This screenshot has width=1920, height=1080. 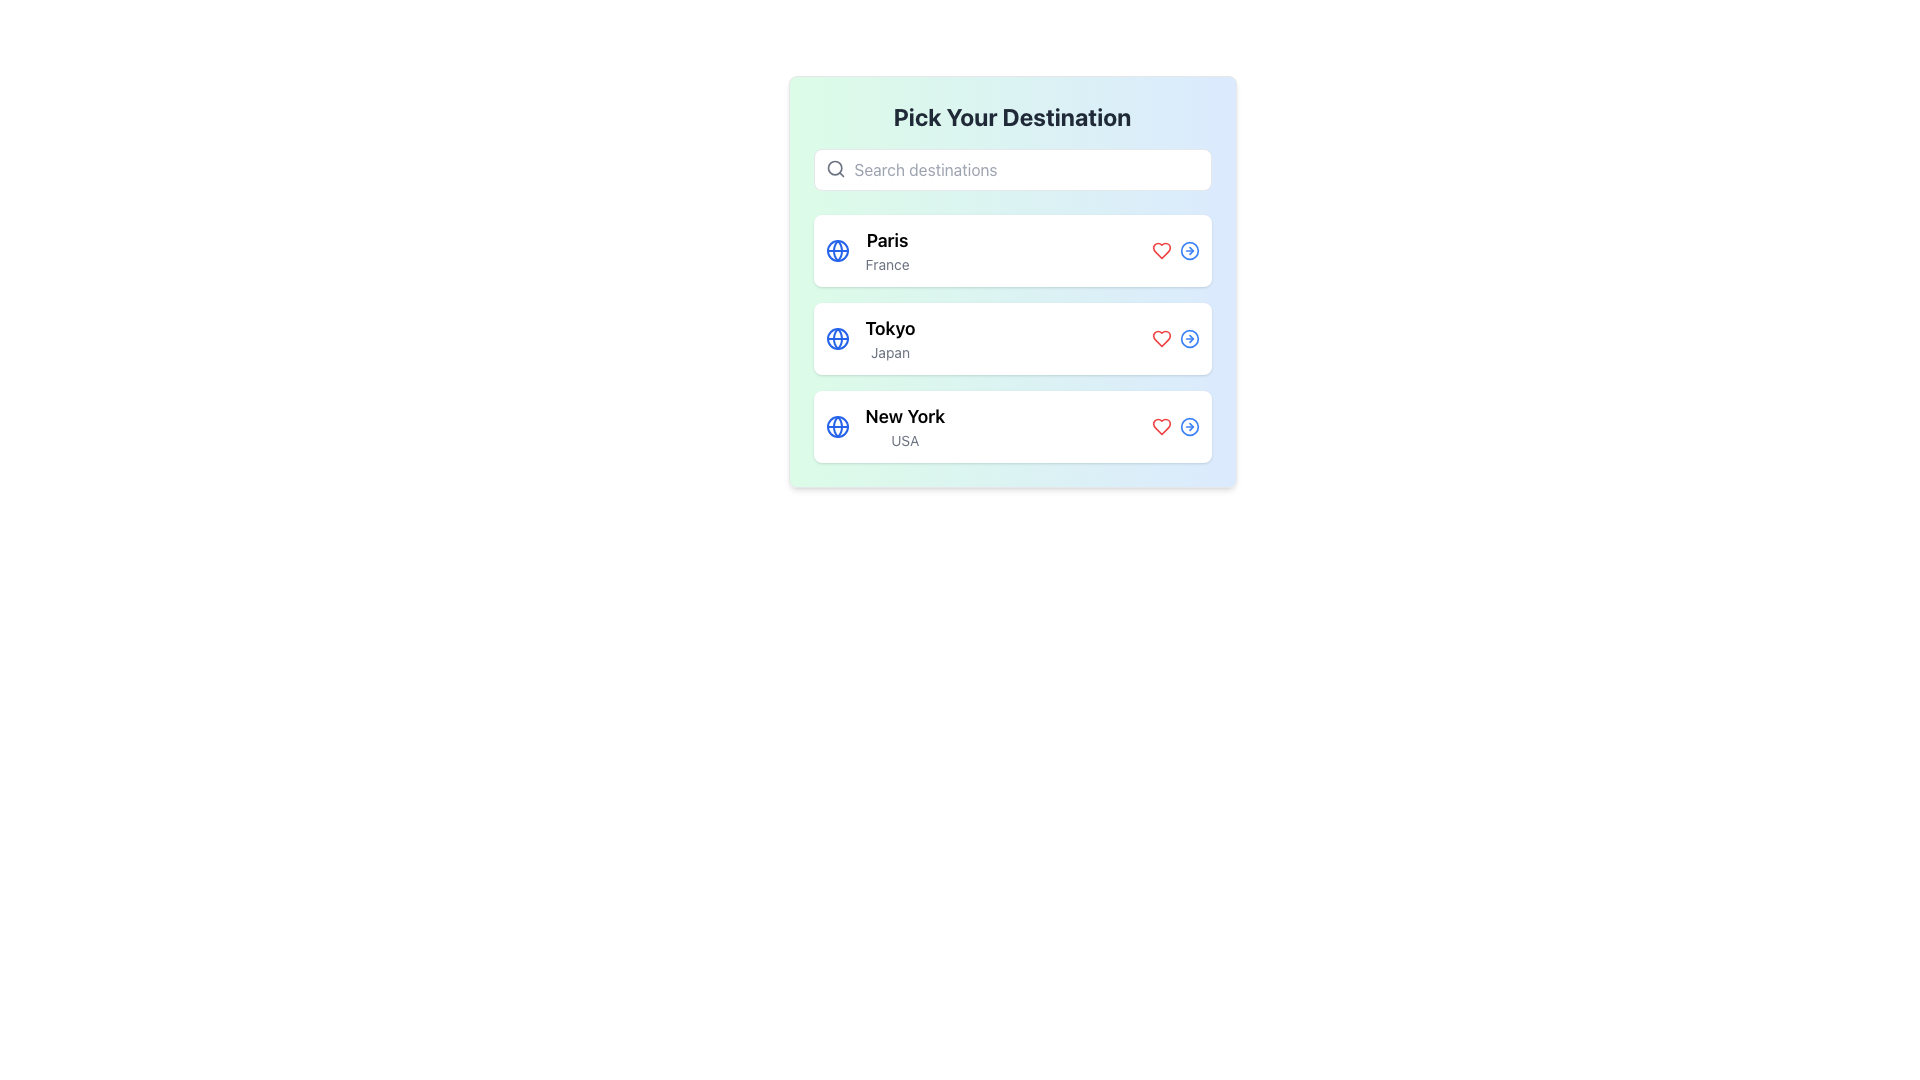 I want to click on the navigational icon button located at the far right of the first row in the list display, adjacent to the red heart icon, so click(x=1189, y=249).